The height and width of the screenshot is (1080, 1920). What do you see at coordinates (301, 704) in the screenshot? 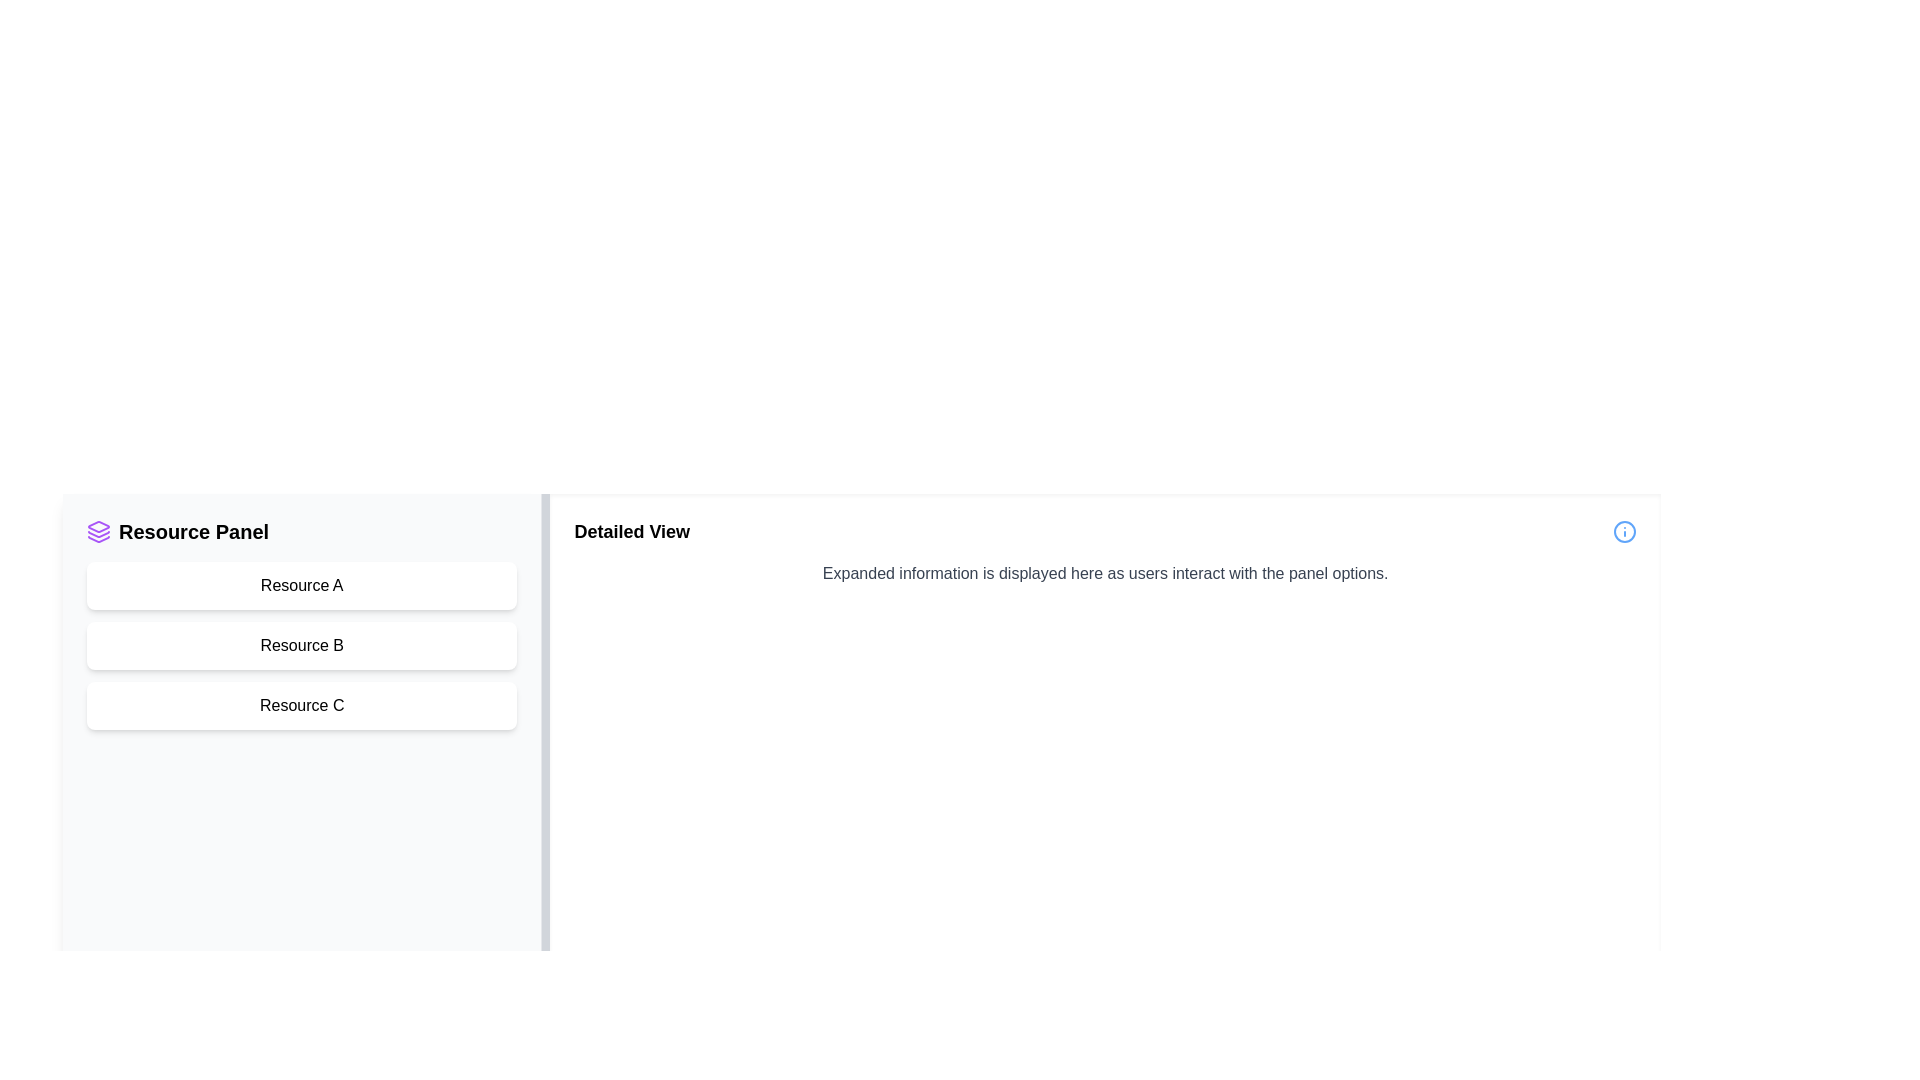
I see `the 'Resource C' button, which is a rectangular button with bold black text and a white background, located in the 'Resource Panel' section below 'Resource B'` at bounding box center [301, 704].